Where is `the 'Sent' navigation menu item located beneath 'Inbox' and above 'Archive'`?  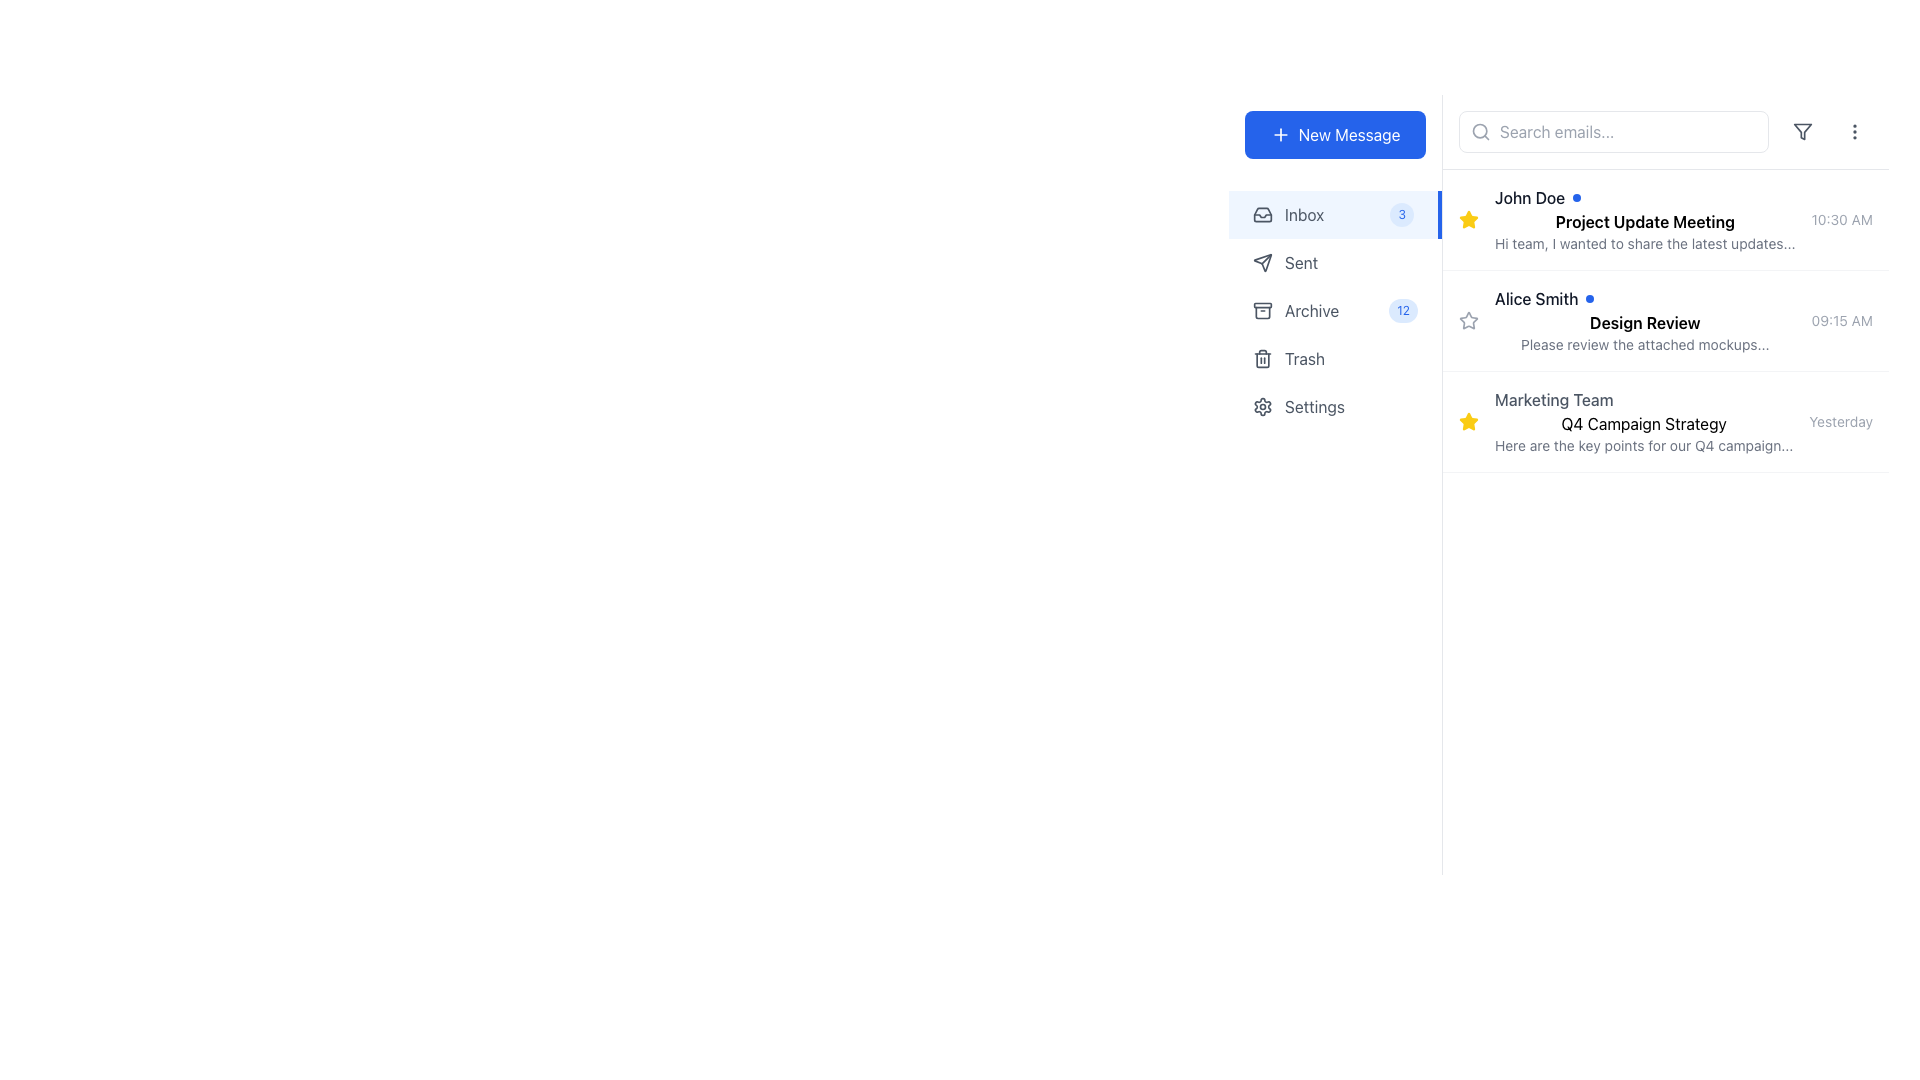
the 'Sent' navigation menu item located beneath 'Inbox' and above 'Archive' is located at coordinates (1334, 261).